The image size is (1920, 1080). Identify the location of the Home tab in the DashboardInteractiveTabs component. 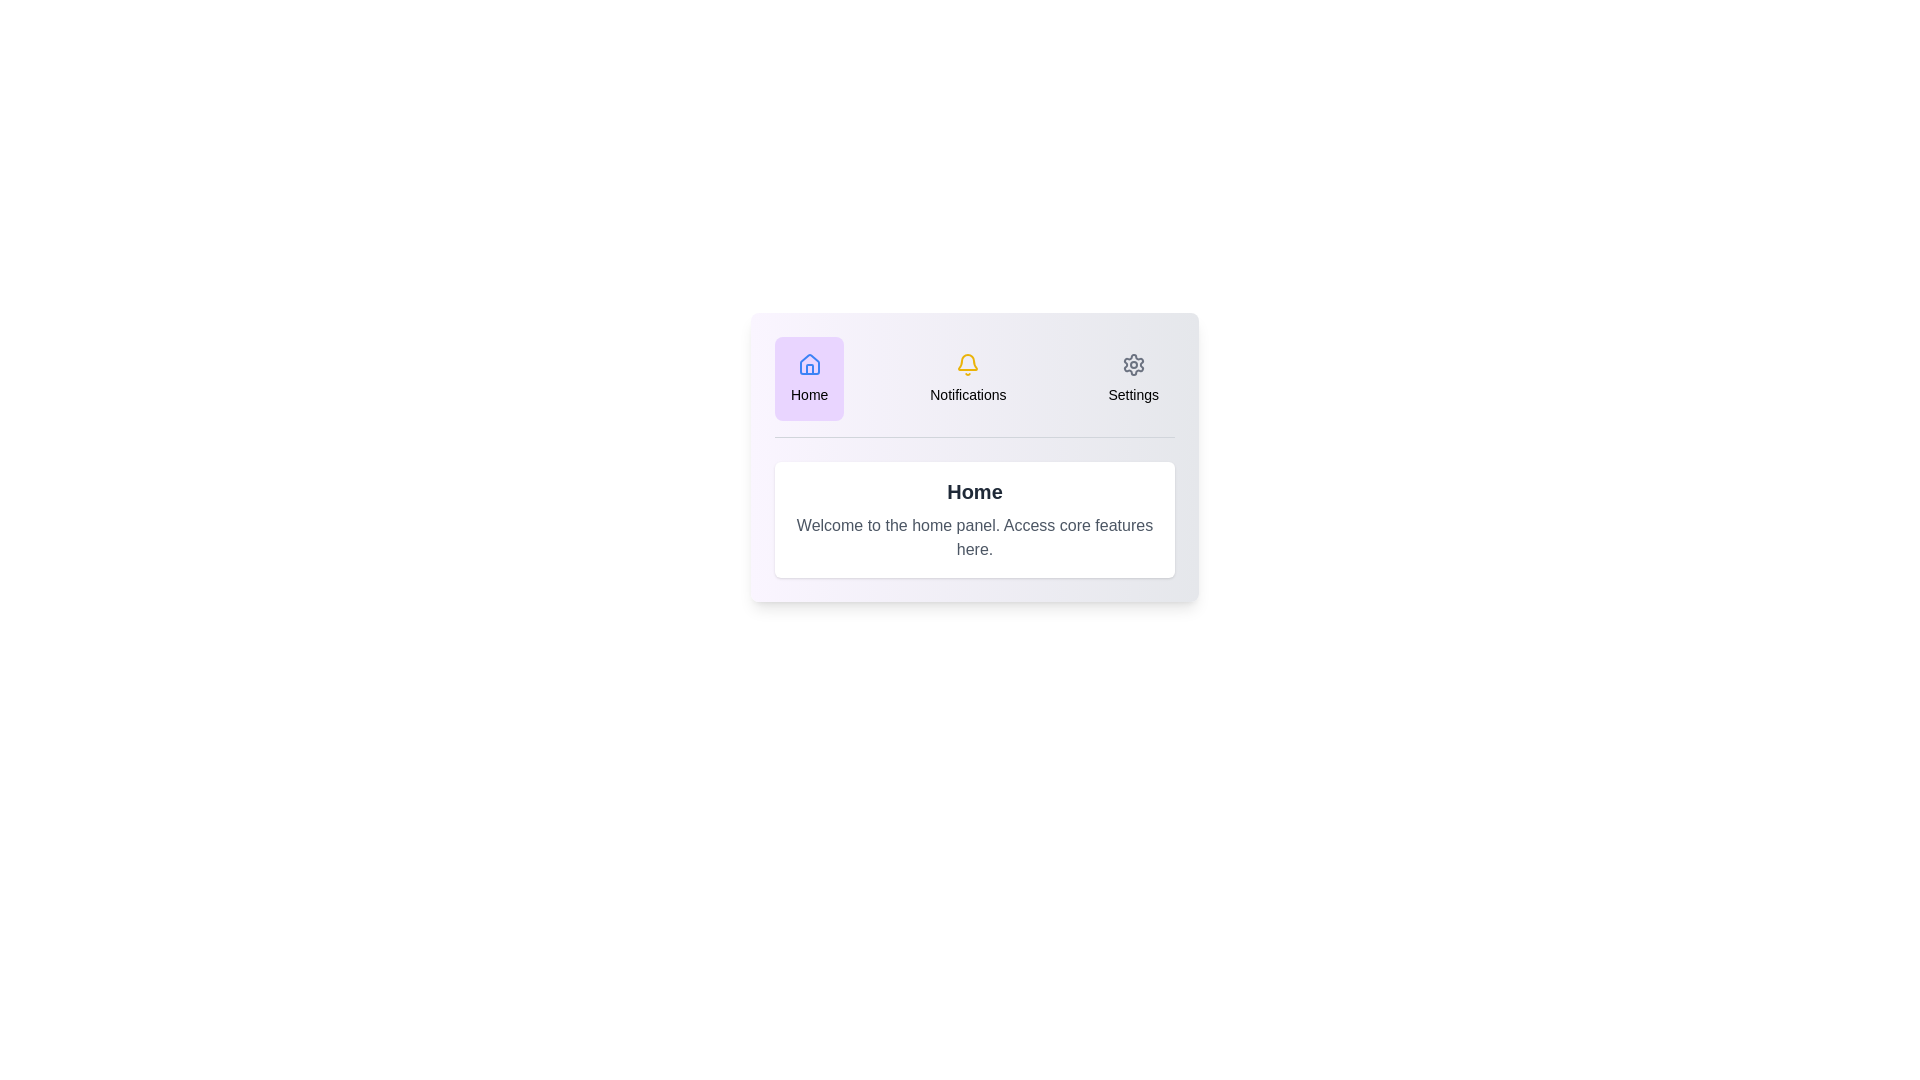
(809, 378).